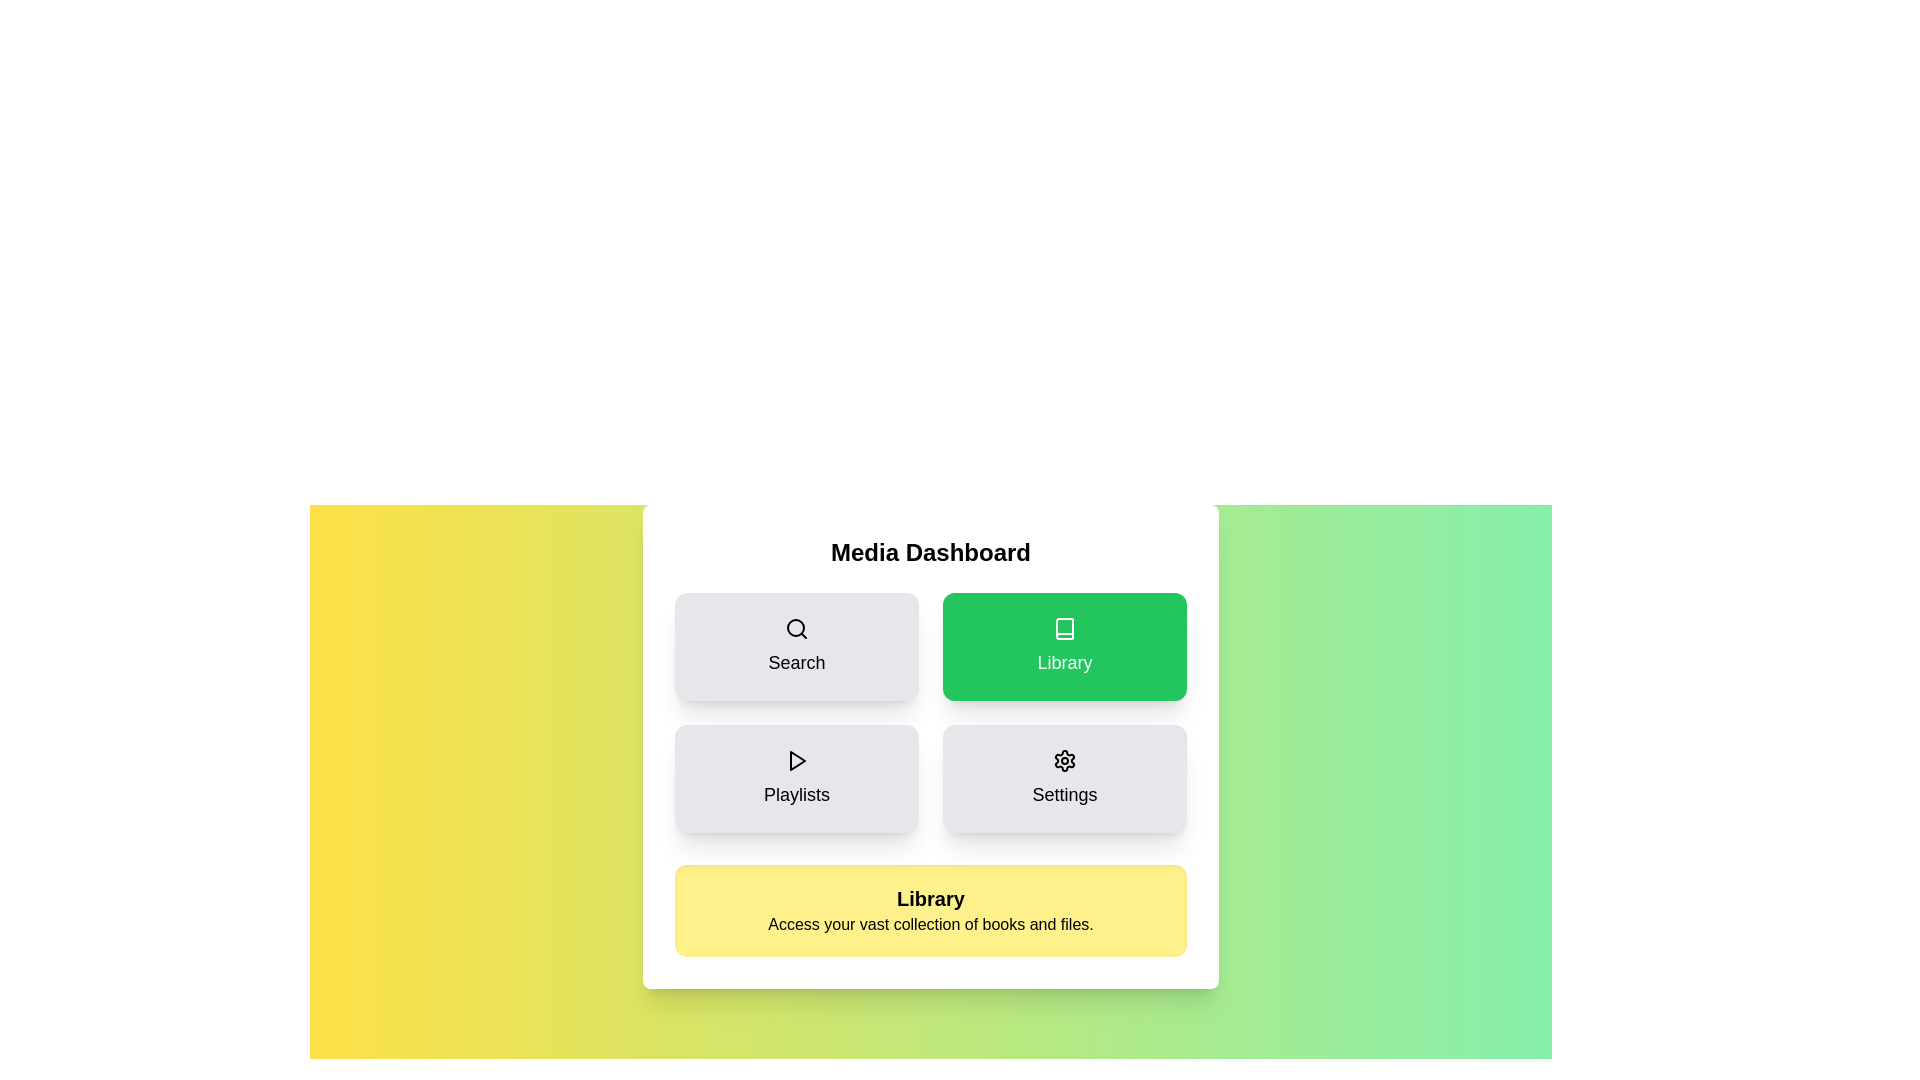  I want to click on the Search button to observe the hover effect, so click(795, 647).